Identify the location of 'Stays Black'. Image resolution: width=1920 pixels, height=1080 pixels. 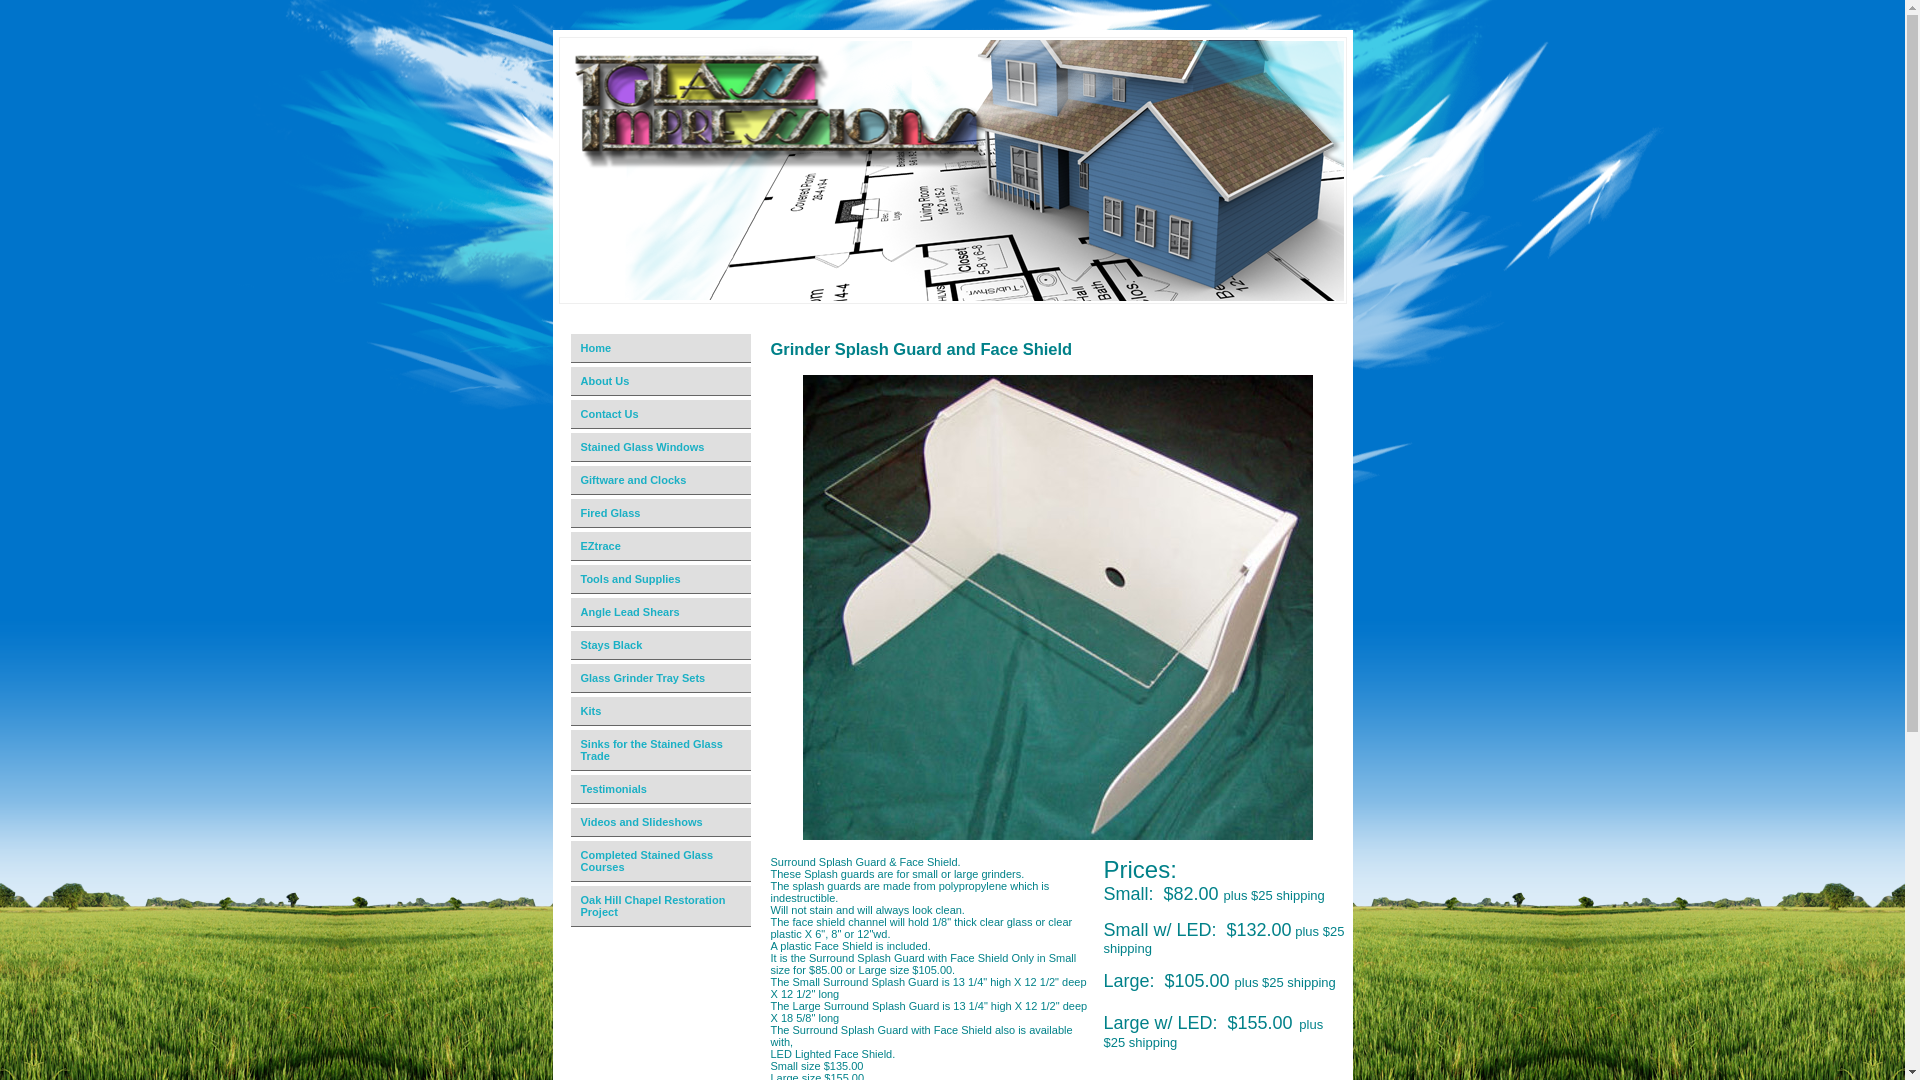
(662, 645).